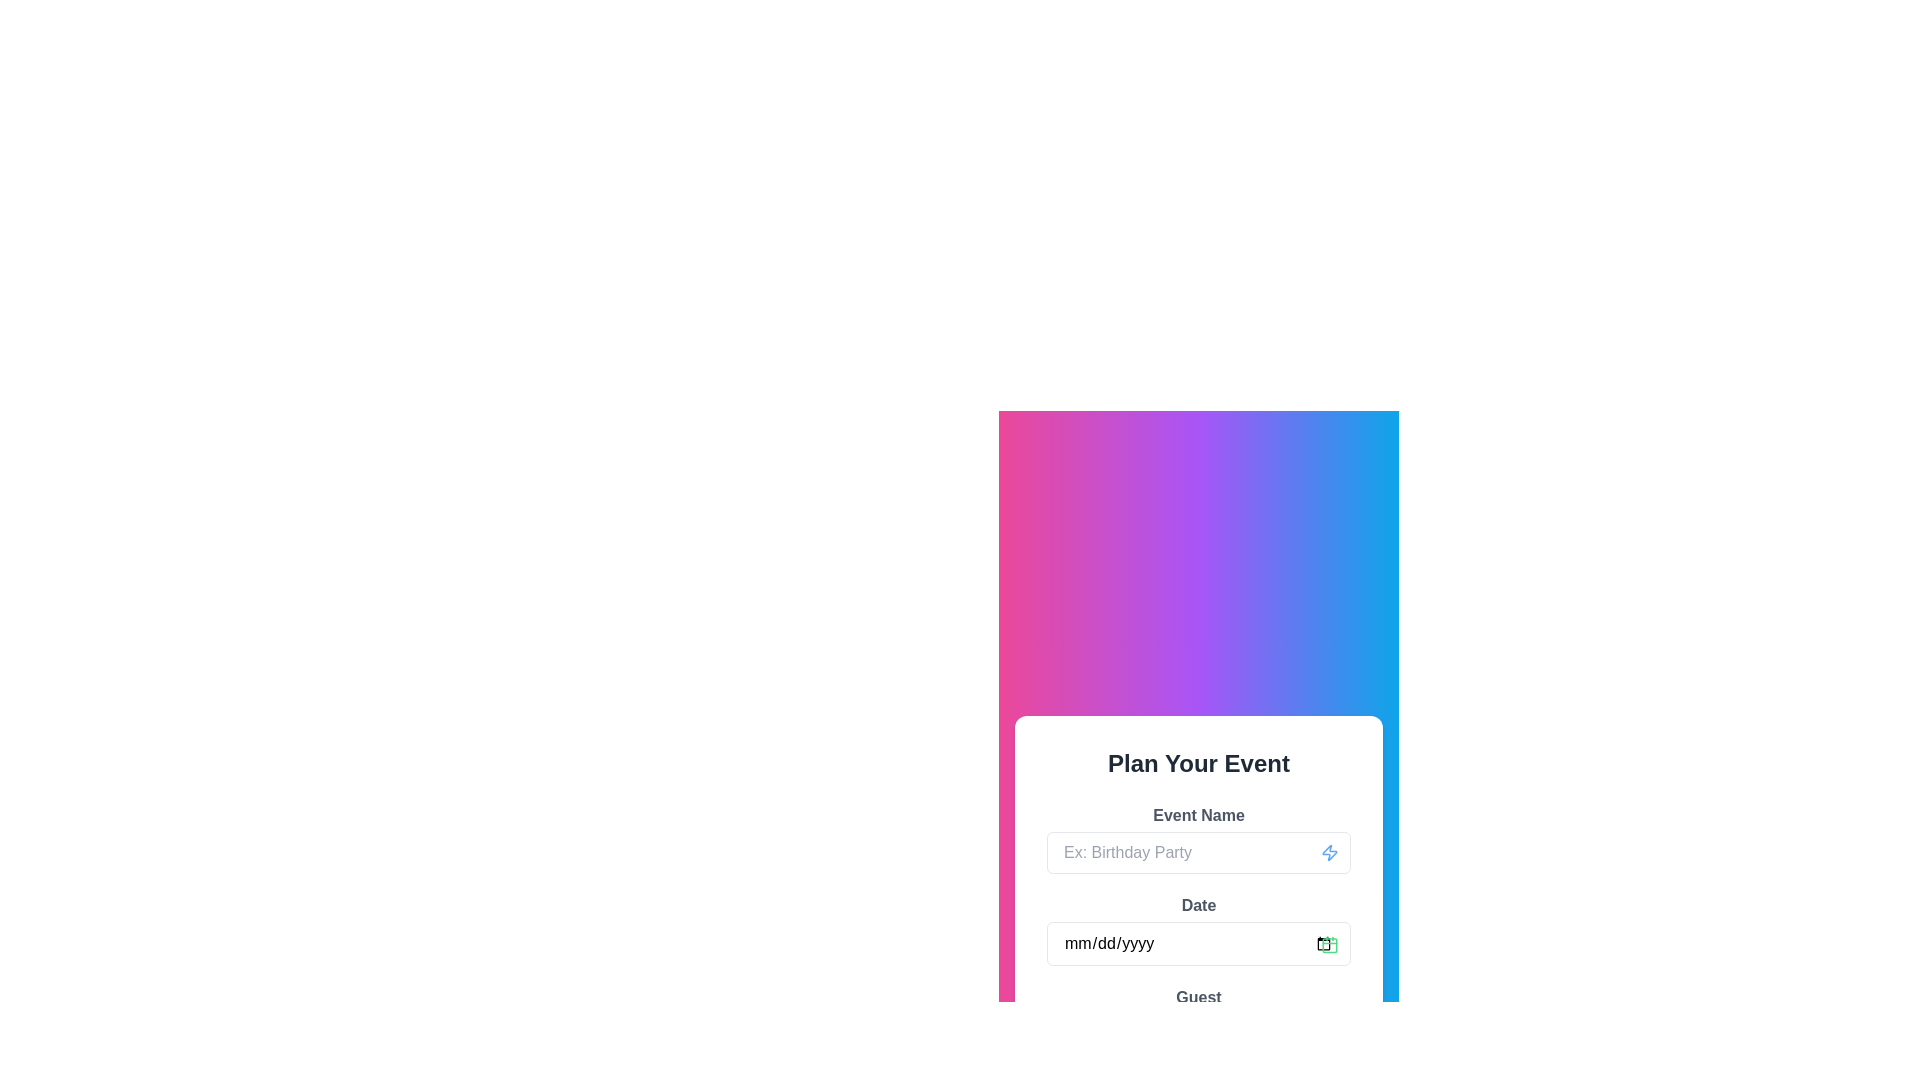 This screenshot has height=1080, width=1920. What do you see at coordinates (1199, 905) in the screenshot?
I see `the 'Date' text label which describes the date input field in the user form titled 'Plan Your Event'` at bounding box center [1199, 905].